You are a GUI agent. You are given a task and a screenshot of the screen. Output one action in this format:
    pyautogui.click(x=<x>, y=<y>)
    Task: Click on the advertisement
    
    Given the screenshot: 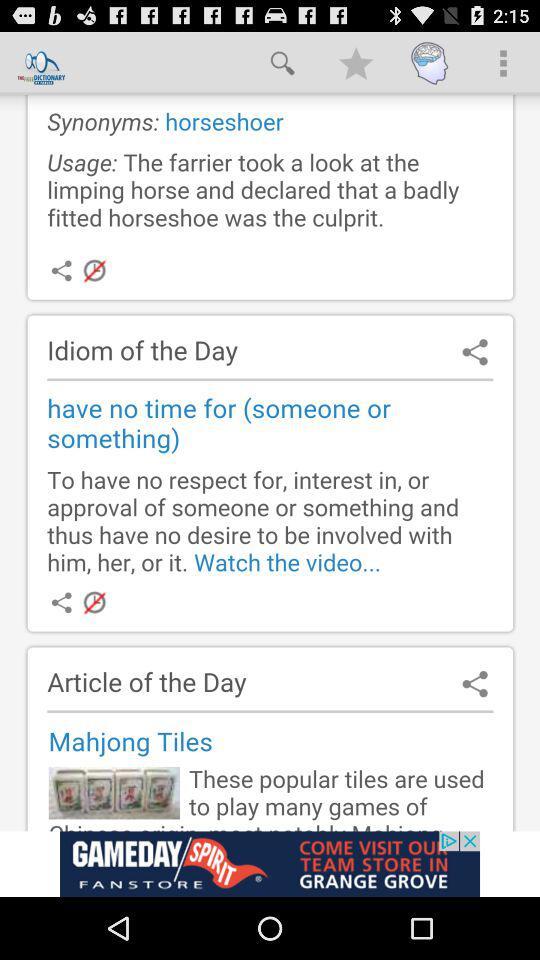 What is the action you would take?
    pyautogui.click(x=270, y=863)
    